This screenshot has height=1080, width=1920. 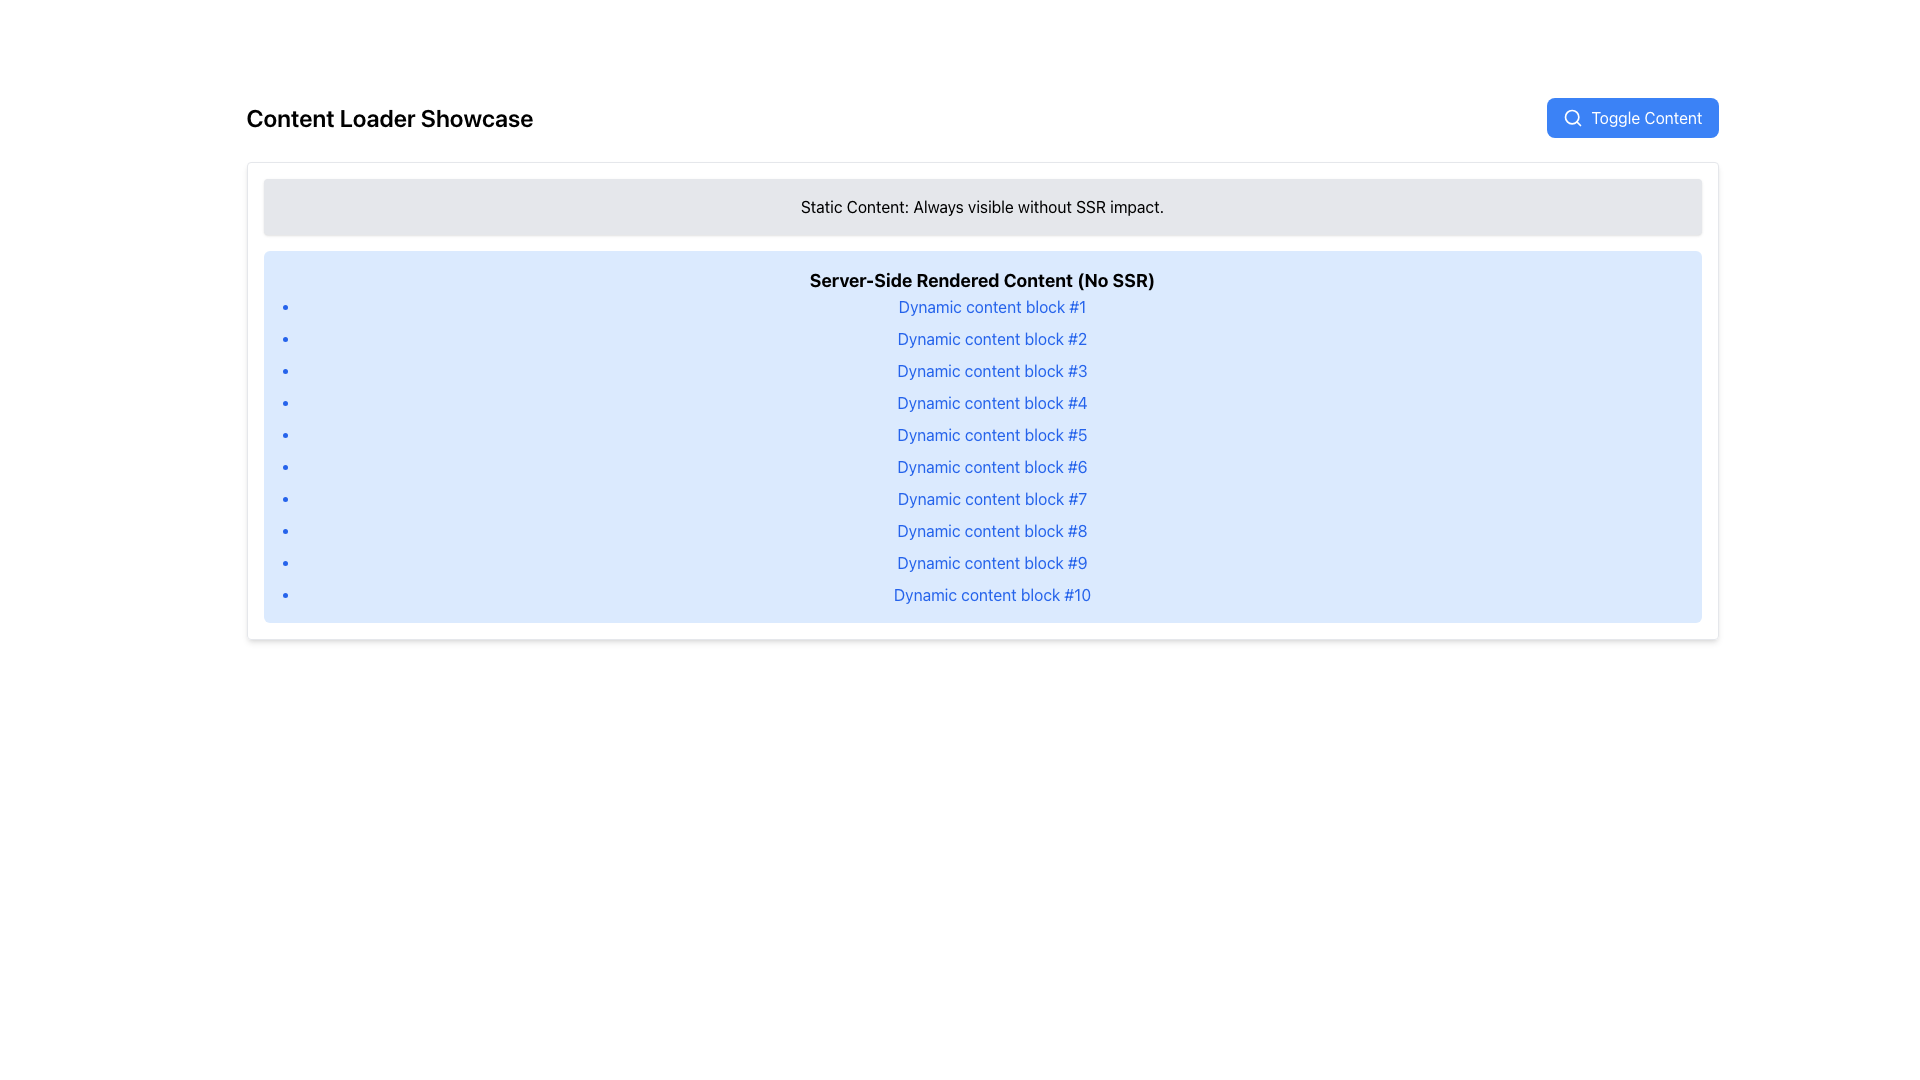 What do you see at coordinates (1571, 117) in the screenshot?
I see `the circular decorative graphic component representing the magnifying glass in the top-right corner of the interface` at bounding box center [1571, 117].